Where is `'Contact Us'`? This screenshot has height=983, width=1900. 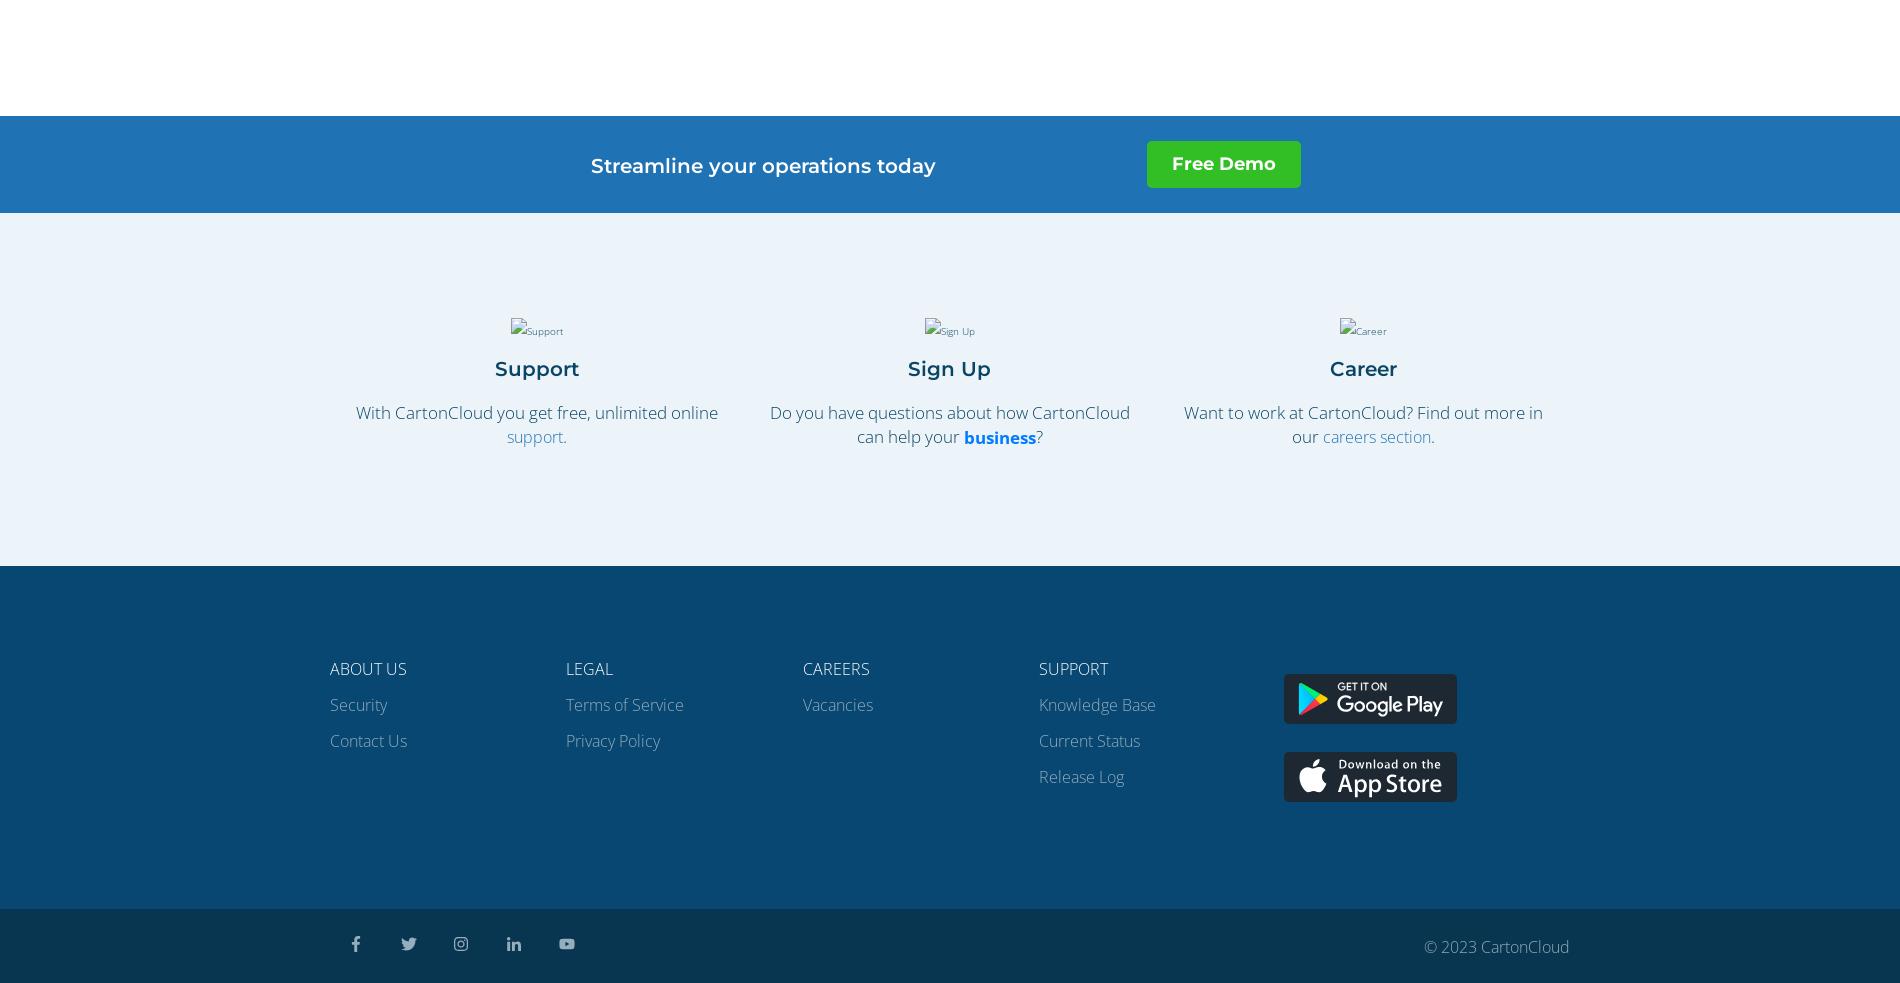
'Contact Us' is located at coordinates (329, 739).